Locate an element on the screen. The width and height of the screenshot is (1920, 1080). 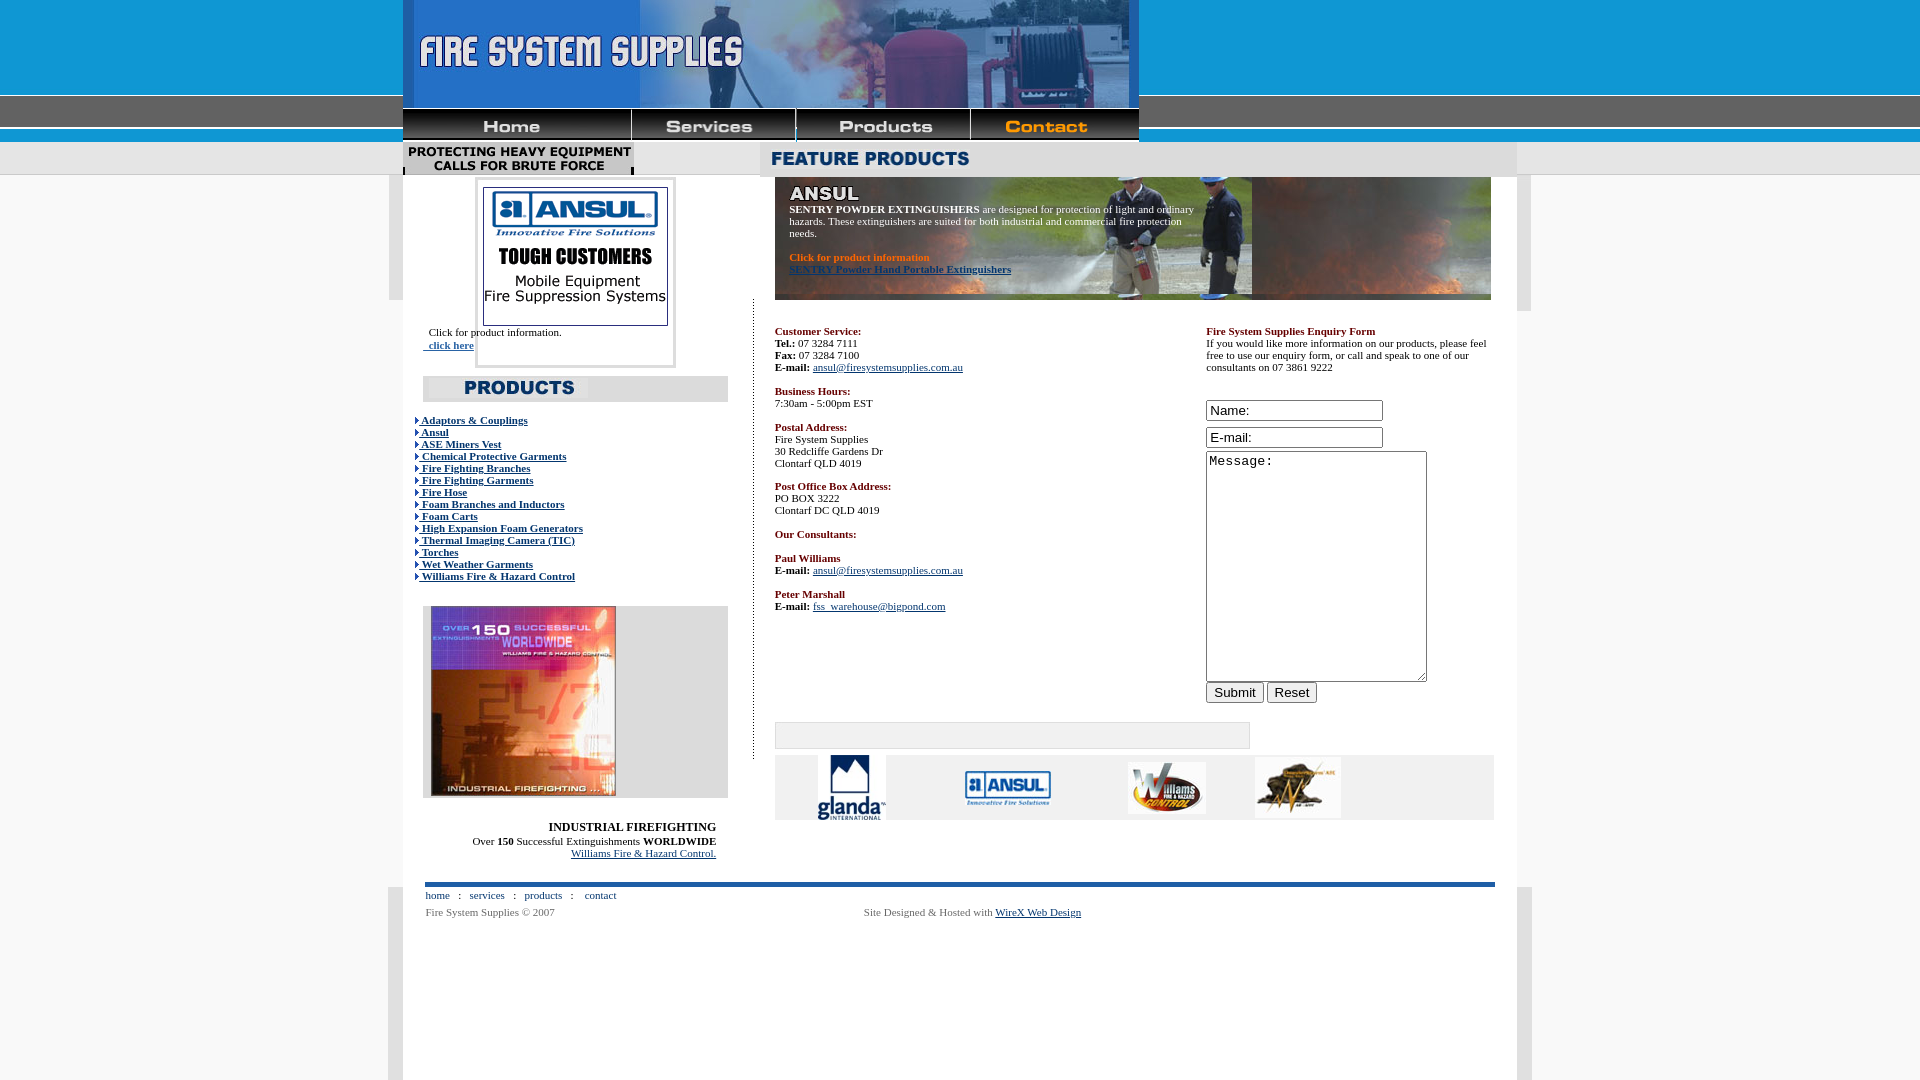
'ansul@firesystemsupplies.com.au' is located at coordinates (812, 366).